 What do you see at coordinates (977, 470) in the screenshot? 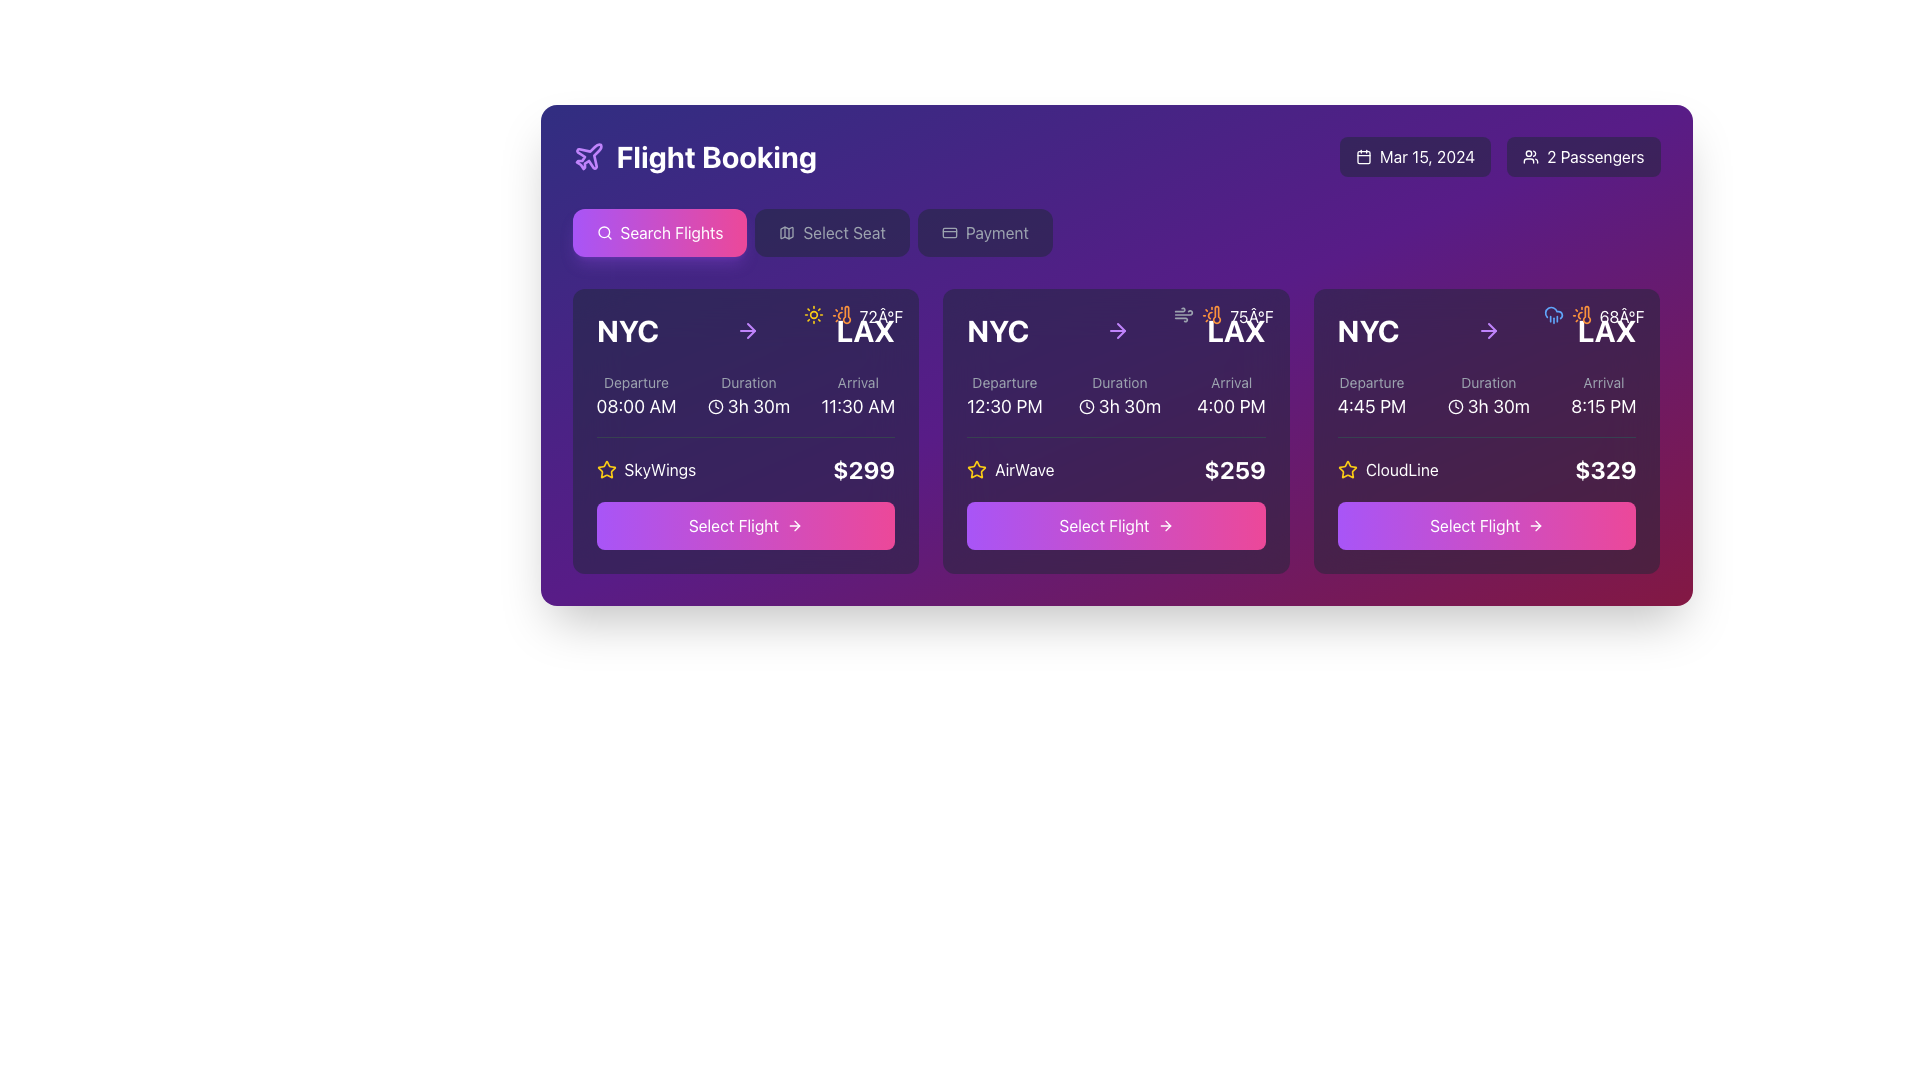
I see `the star icon located to the left of the text 'AirWave' in the second flight card representing a flight from NYC to LAX` at bounding box center [977, 470].